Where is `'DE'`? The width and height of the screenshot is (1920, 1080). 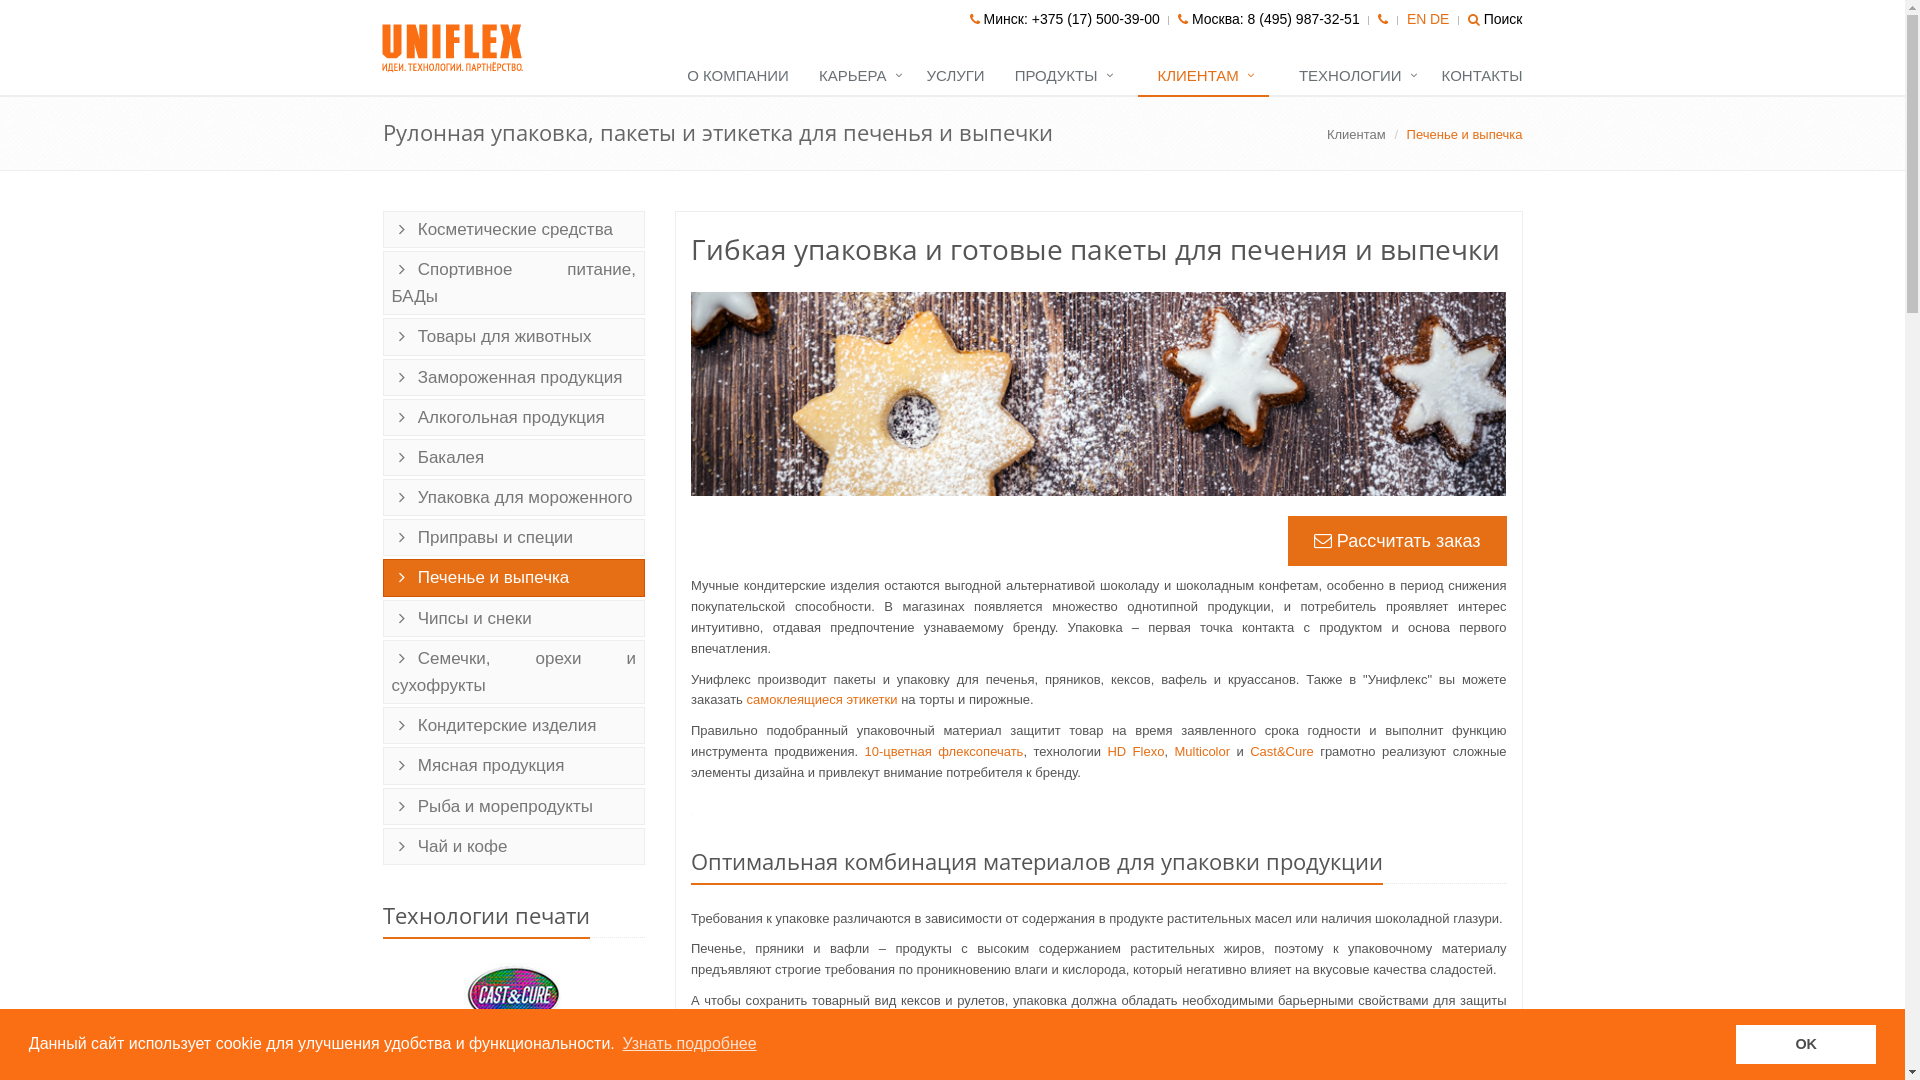
'DE' is located at coordinates (1438, 19).